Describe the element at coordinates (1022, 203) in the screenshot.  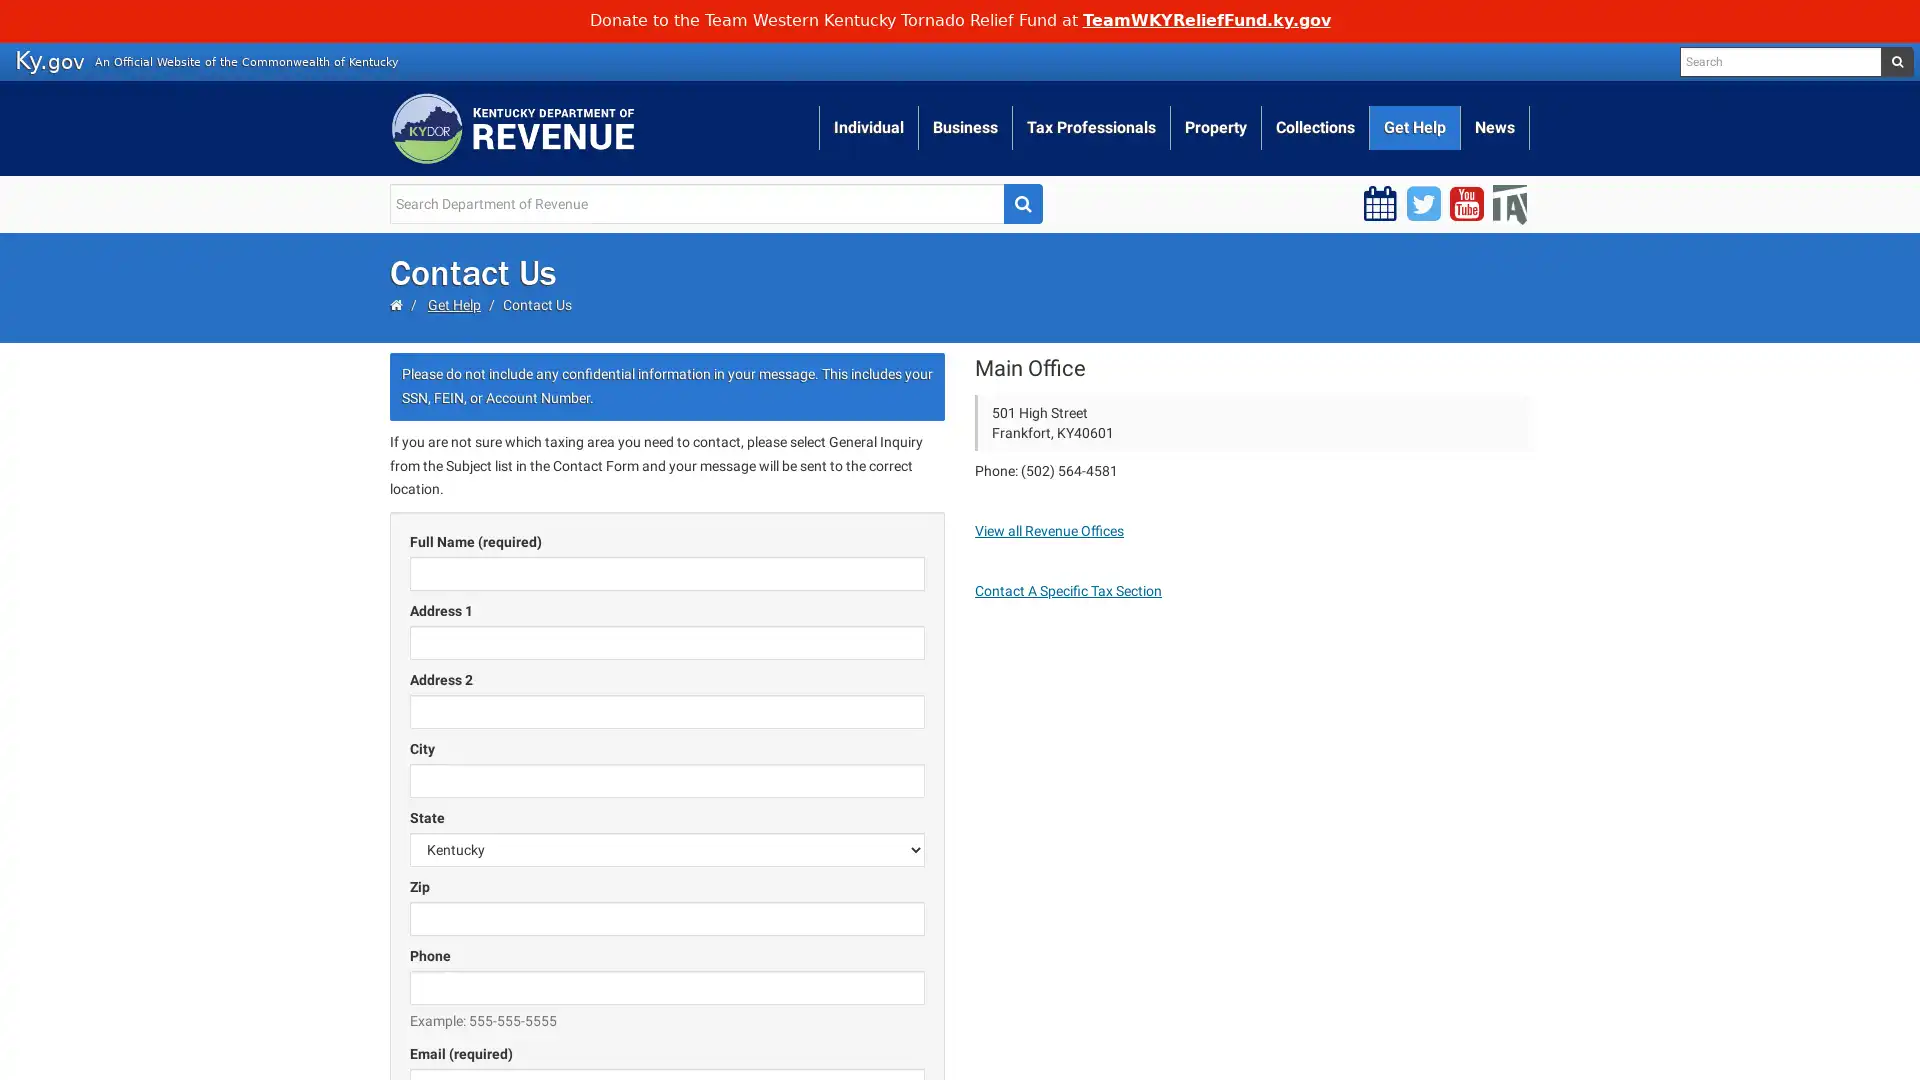
I see `Search` at that location.